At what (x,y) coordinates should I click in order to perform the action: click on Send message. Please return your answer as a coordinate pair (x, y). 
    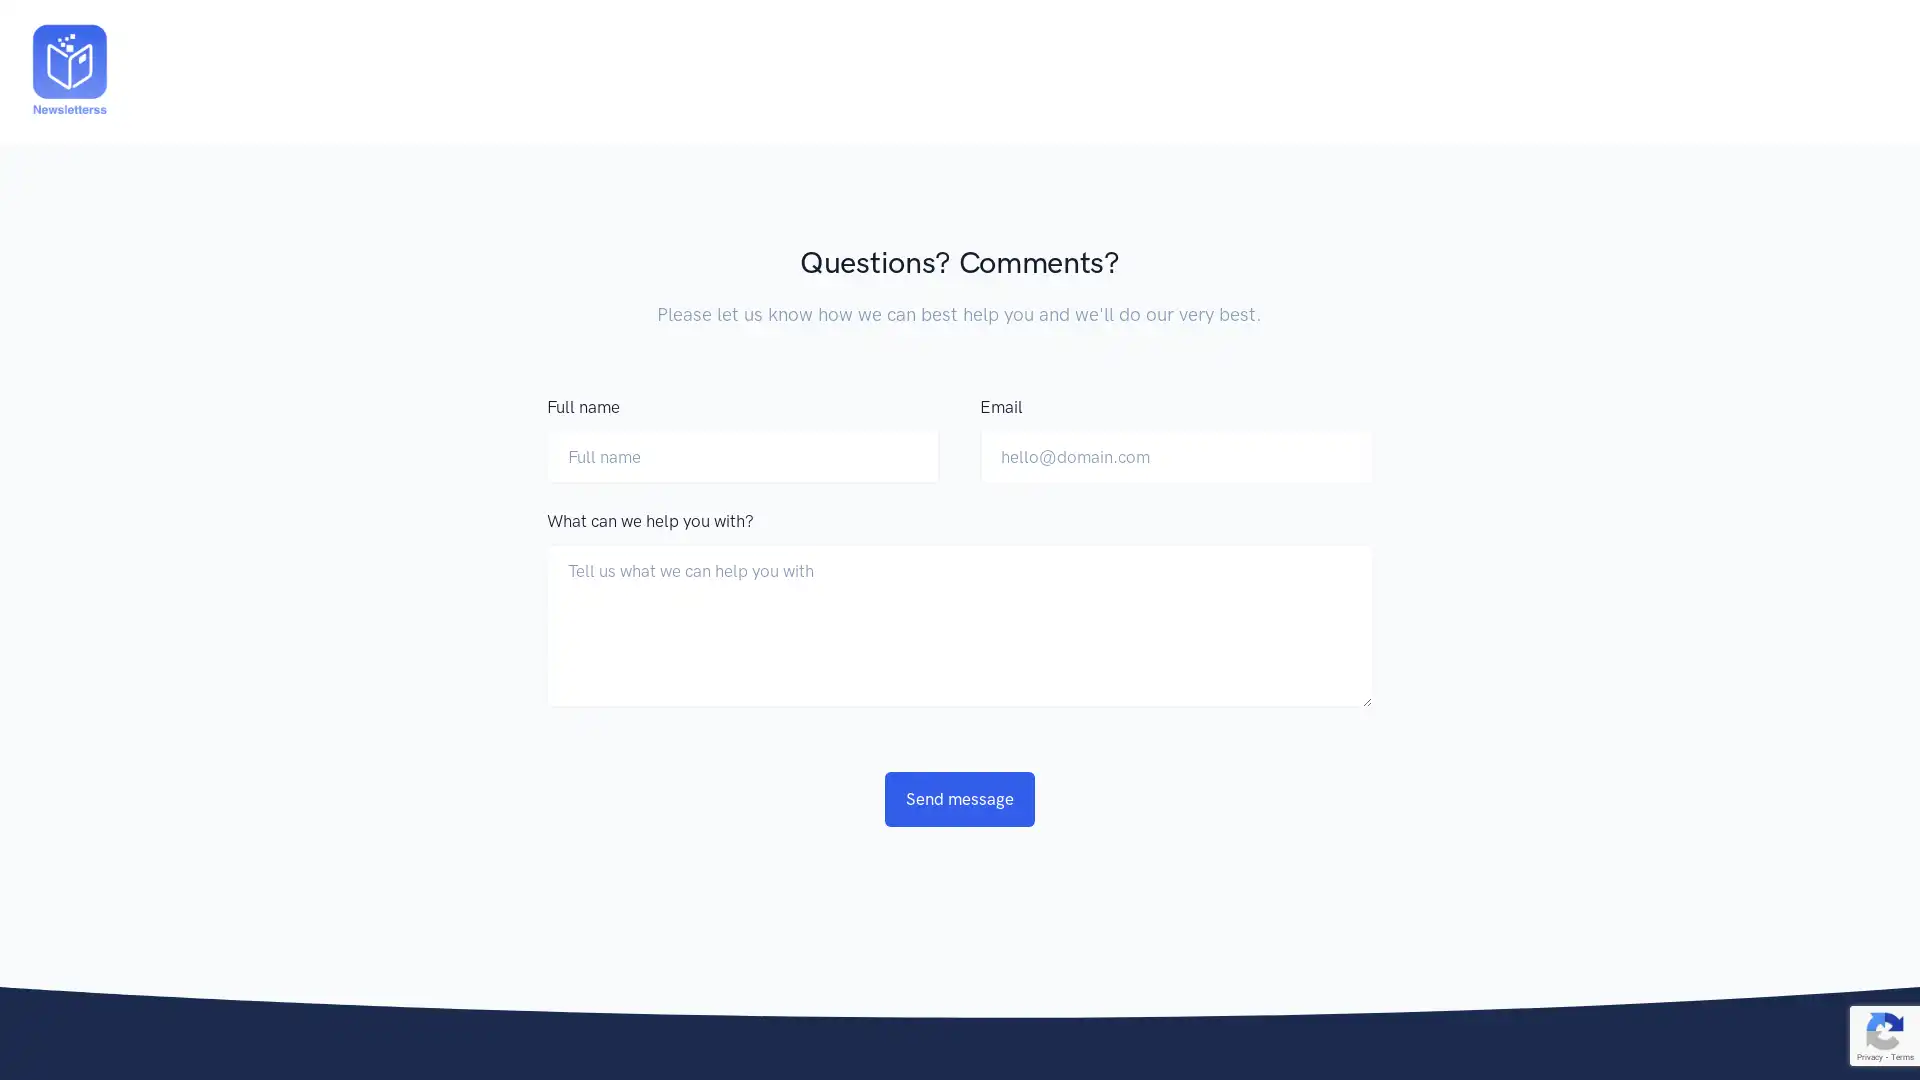
    Looking at the image, I should click on (960, 797).